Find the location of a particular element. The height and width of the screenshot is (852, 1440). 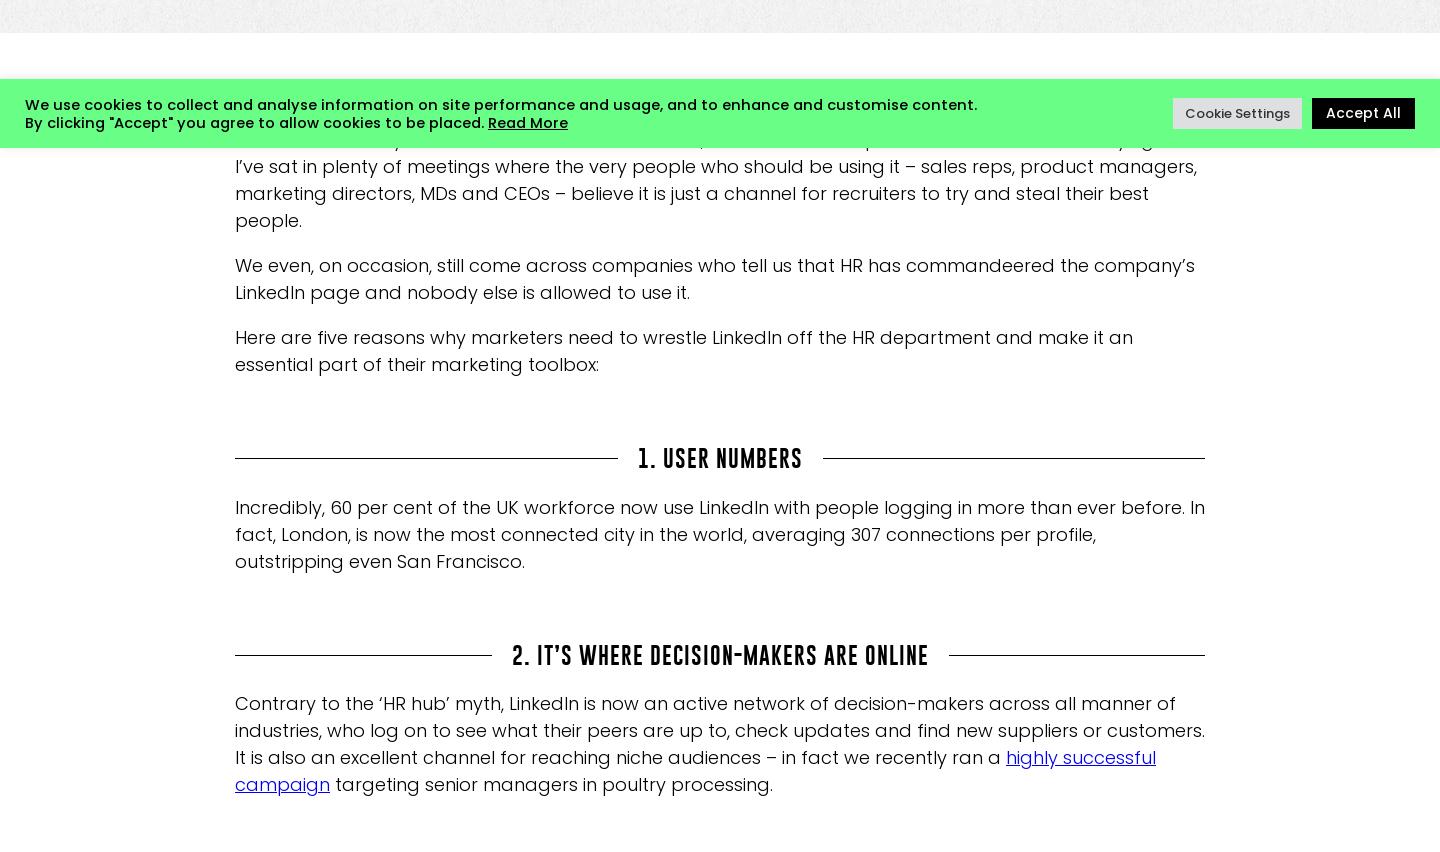

'Incredibly, 60 per cent of the UK workforce now use LinkedIn with people logging in more than ever before. In fact, London, is now the most connected city in the world, averaging 307 connections per profile, outstripping even San Francisco.' is located at coordinates (720, 532).